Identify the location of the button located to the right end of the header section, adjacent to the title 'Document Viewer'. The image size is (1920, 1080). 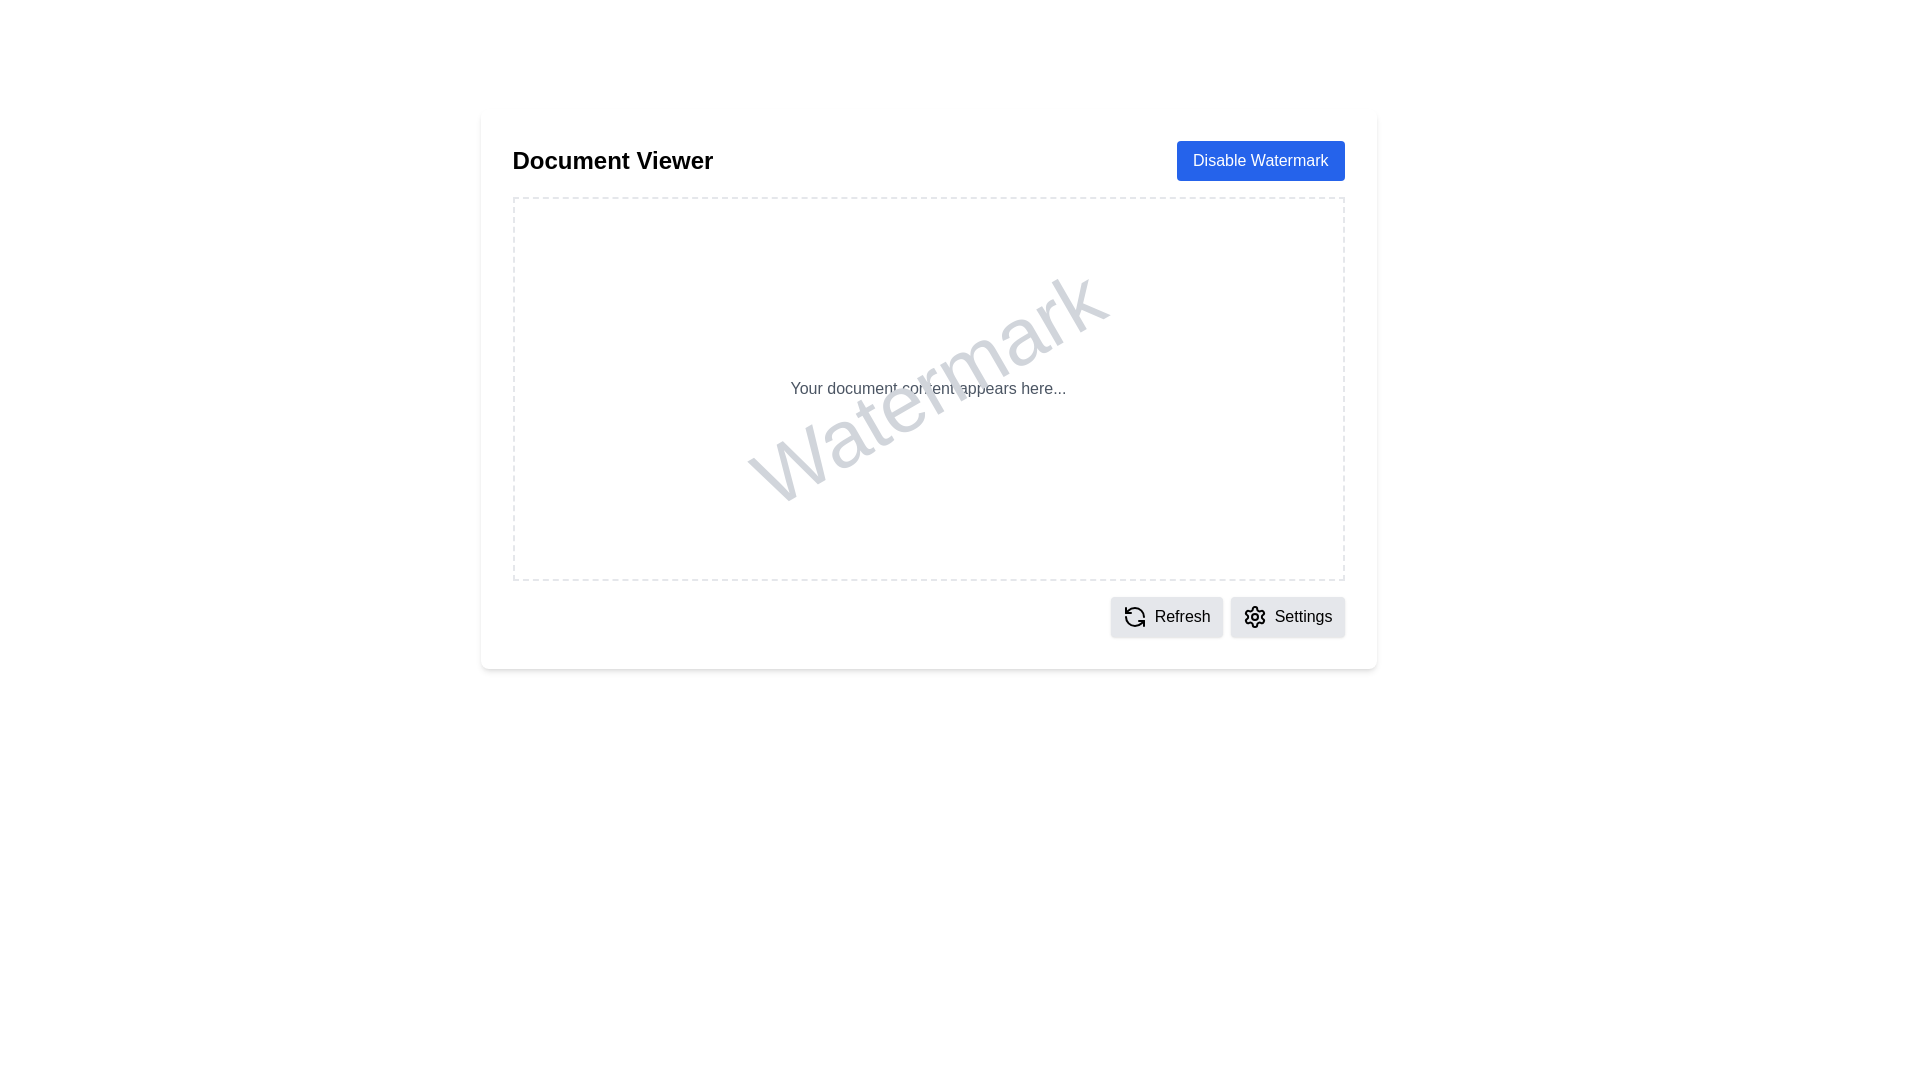
(1259, 160).